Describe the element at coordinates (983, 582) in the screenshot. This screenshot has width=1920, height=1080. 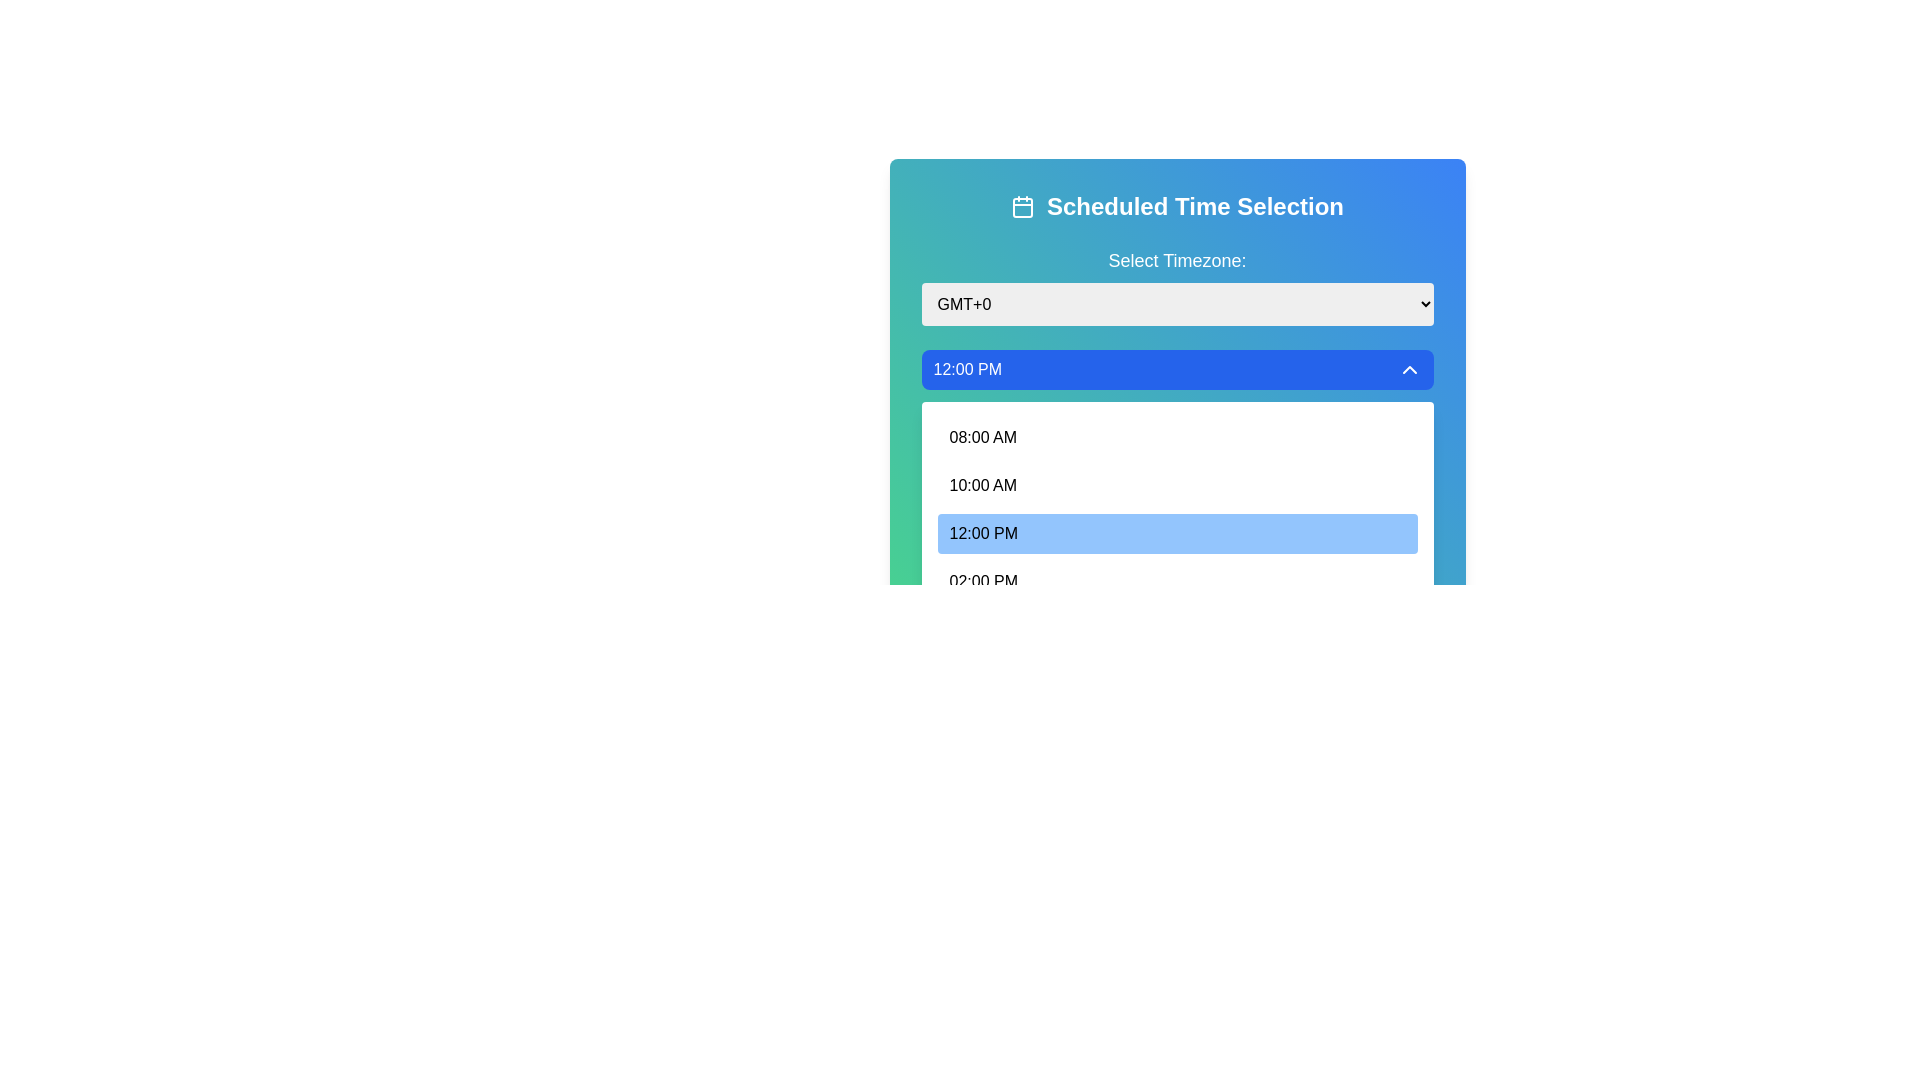
I see `the time selection menu item displaying '02:00 PM' at the bottom of the dropdown list` at that location.